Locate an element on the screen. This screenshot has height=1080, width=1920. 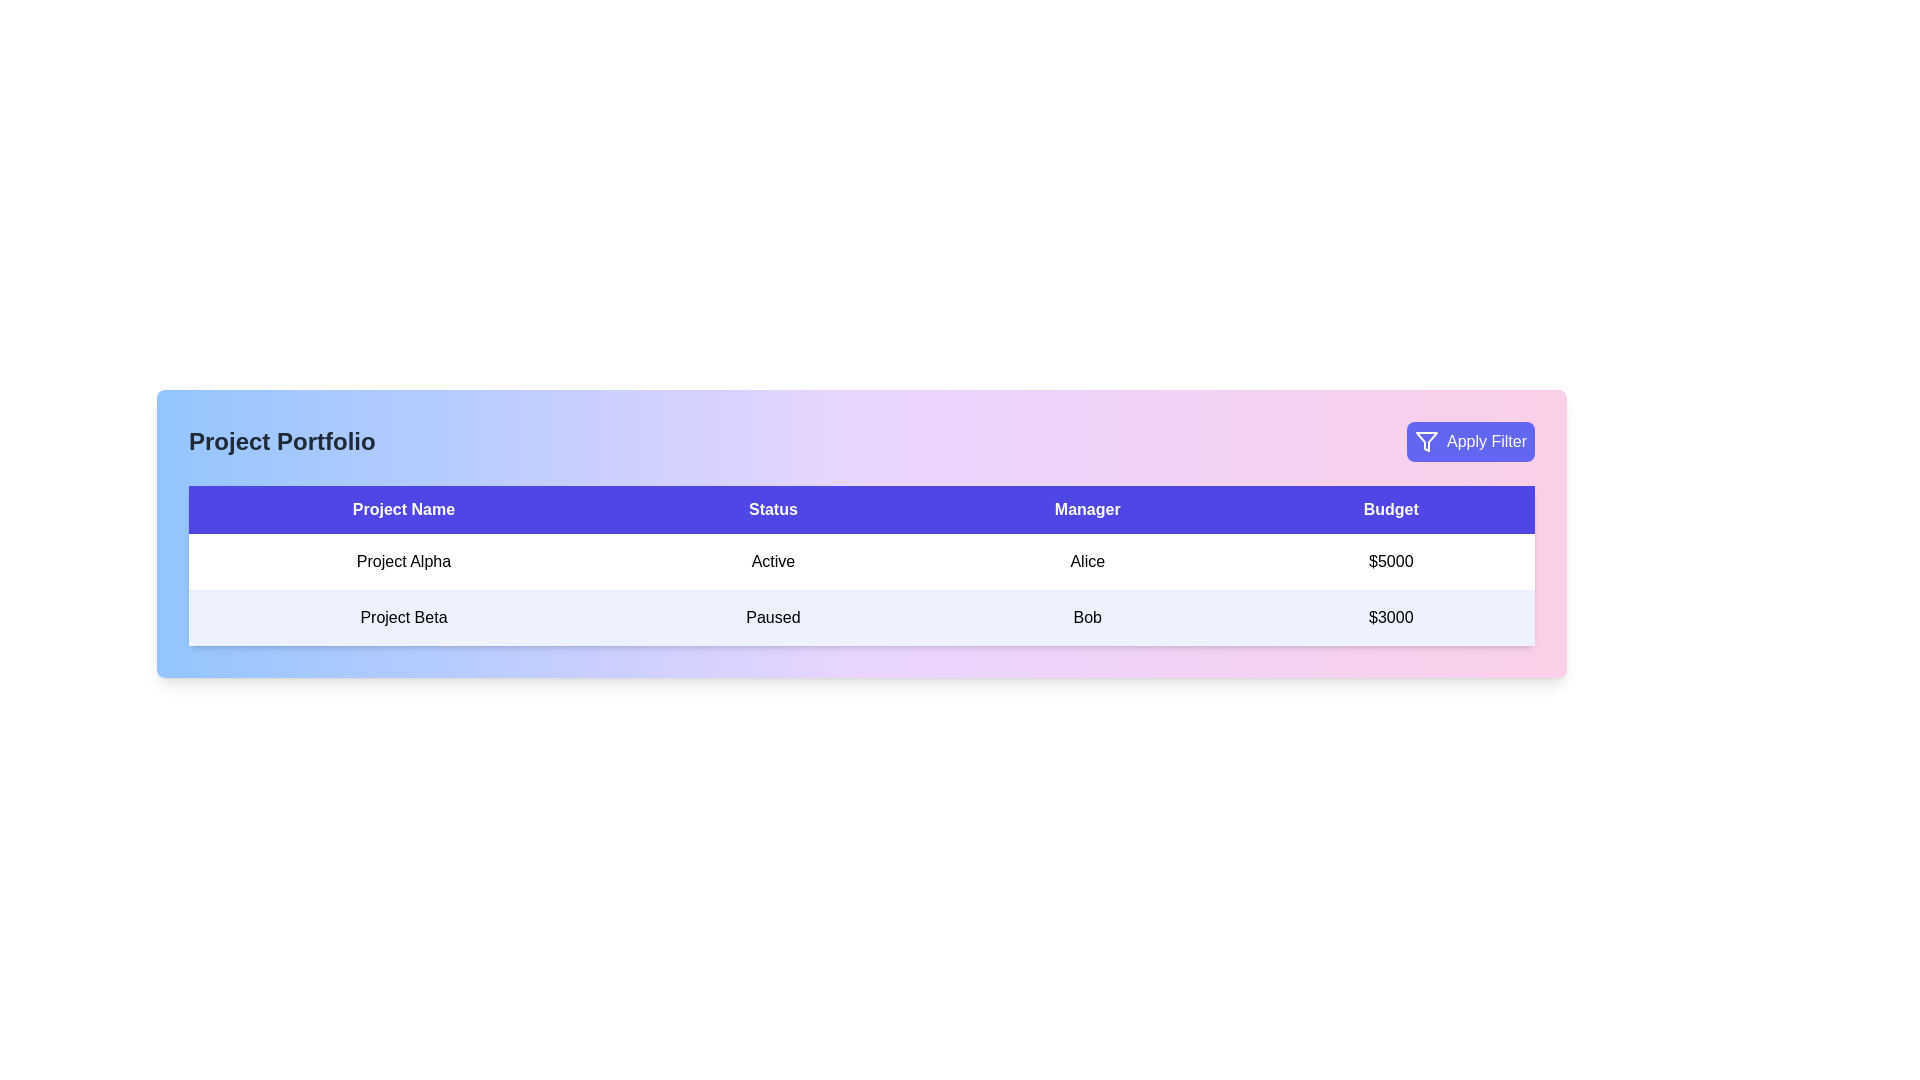
the text display showing the value '$5000' located in the 'Budget' column of the 'Project Alpha' row is located at coordinates (1390, 562).